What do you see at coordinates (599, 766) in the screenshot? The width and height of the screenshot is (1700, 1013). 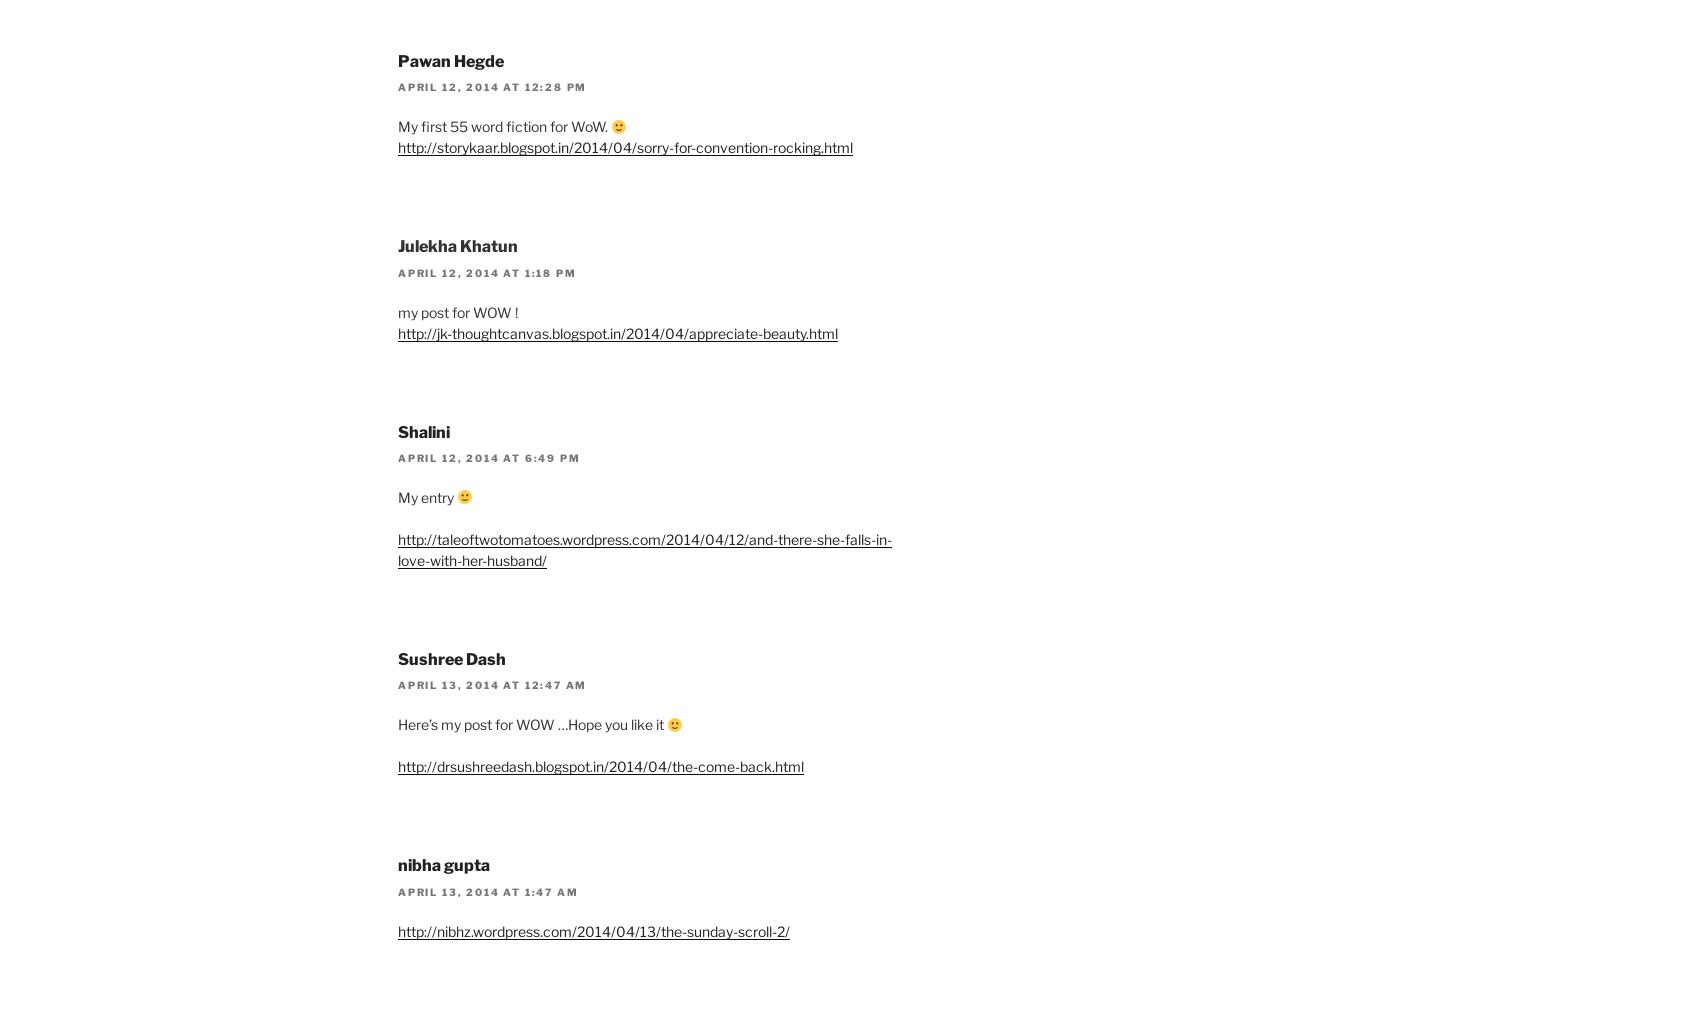 I see `'http://drsushreedash.blogspot.in/2014/04/the-come-back.html'` at bounding box center [599, 766].